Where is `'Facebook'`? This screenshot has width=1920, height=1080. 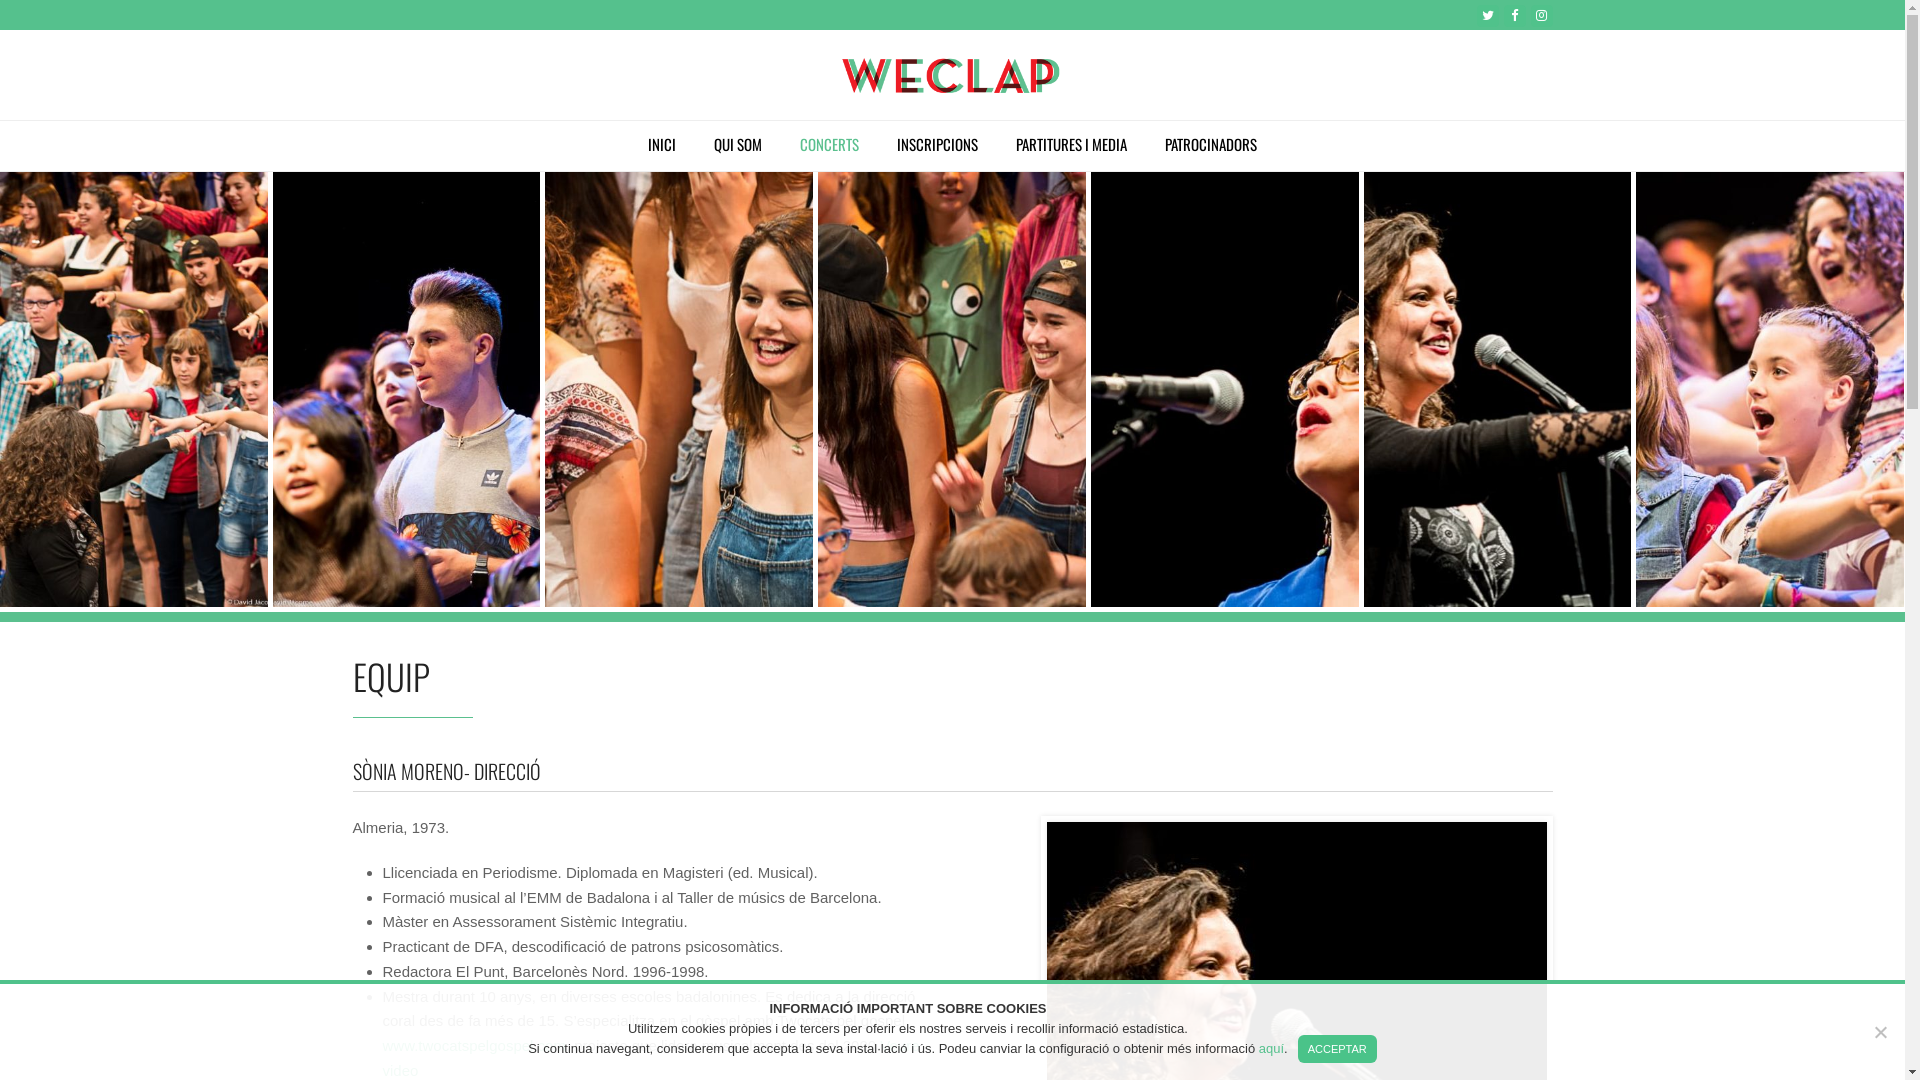
'Facebook' is located at coordinates (1515, 15).